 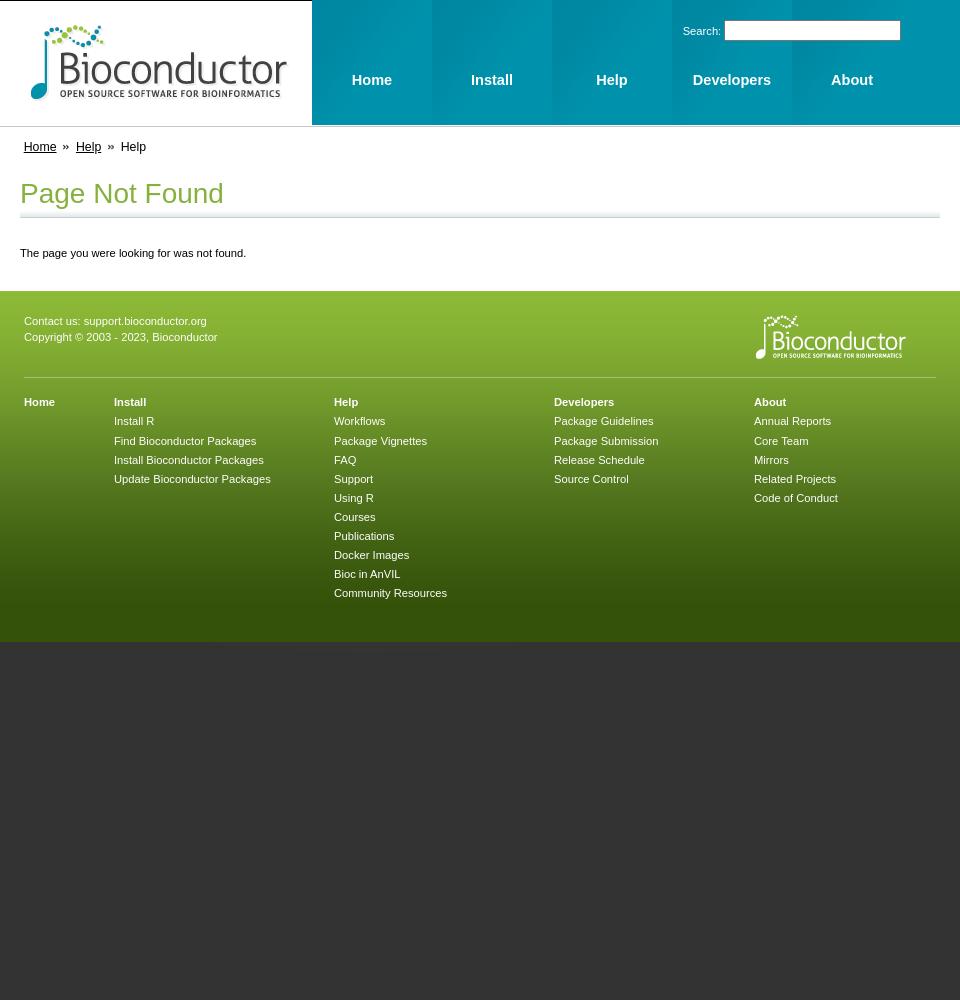 I want to click on 'Copyright © 2003 - 2023, Bioconductor', so click(x=23, y=335).